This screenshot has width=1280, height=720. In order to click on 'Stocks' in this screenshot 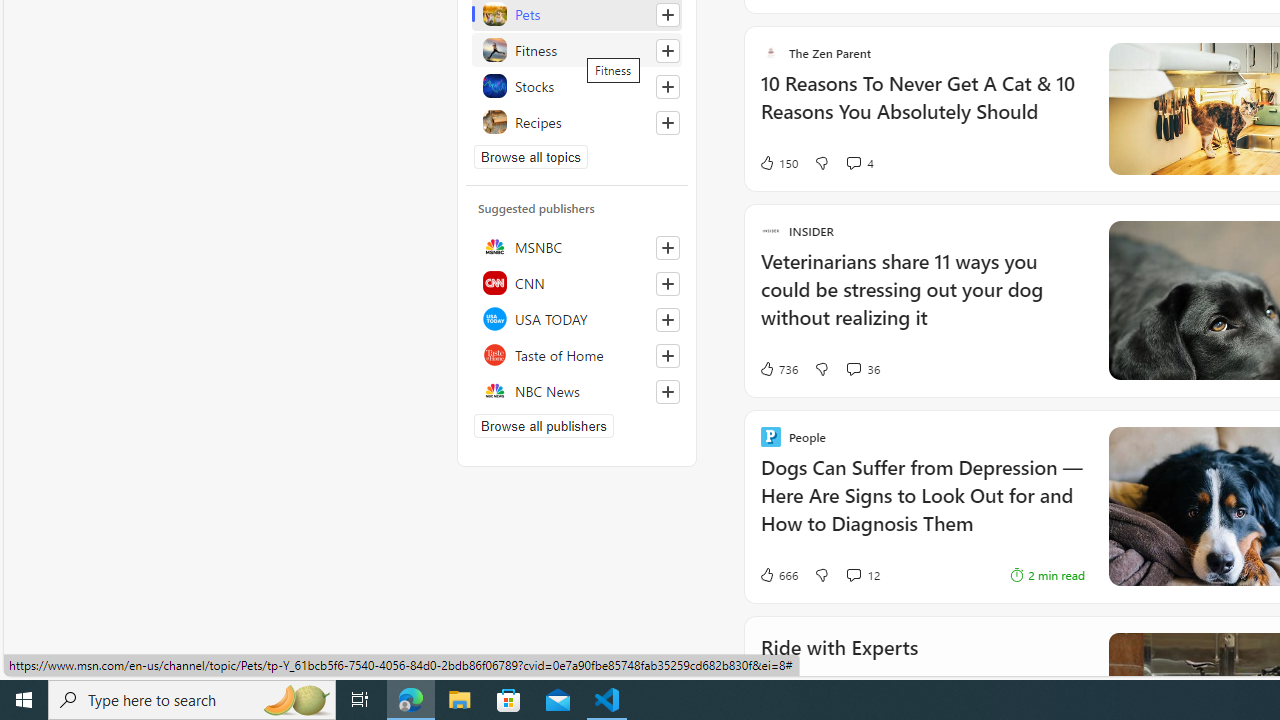, I will do `click(576, 85)`.